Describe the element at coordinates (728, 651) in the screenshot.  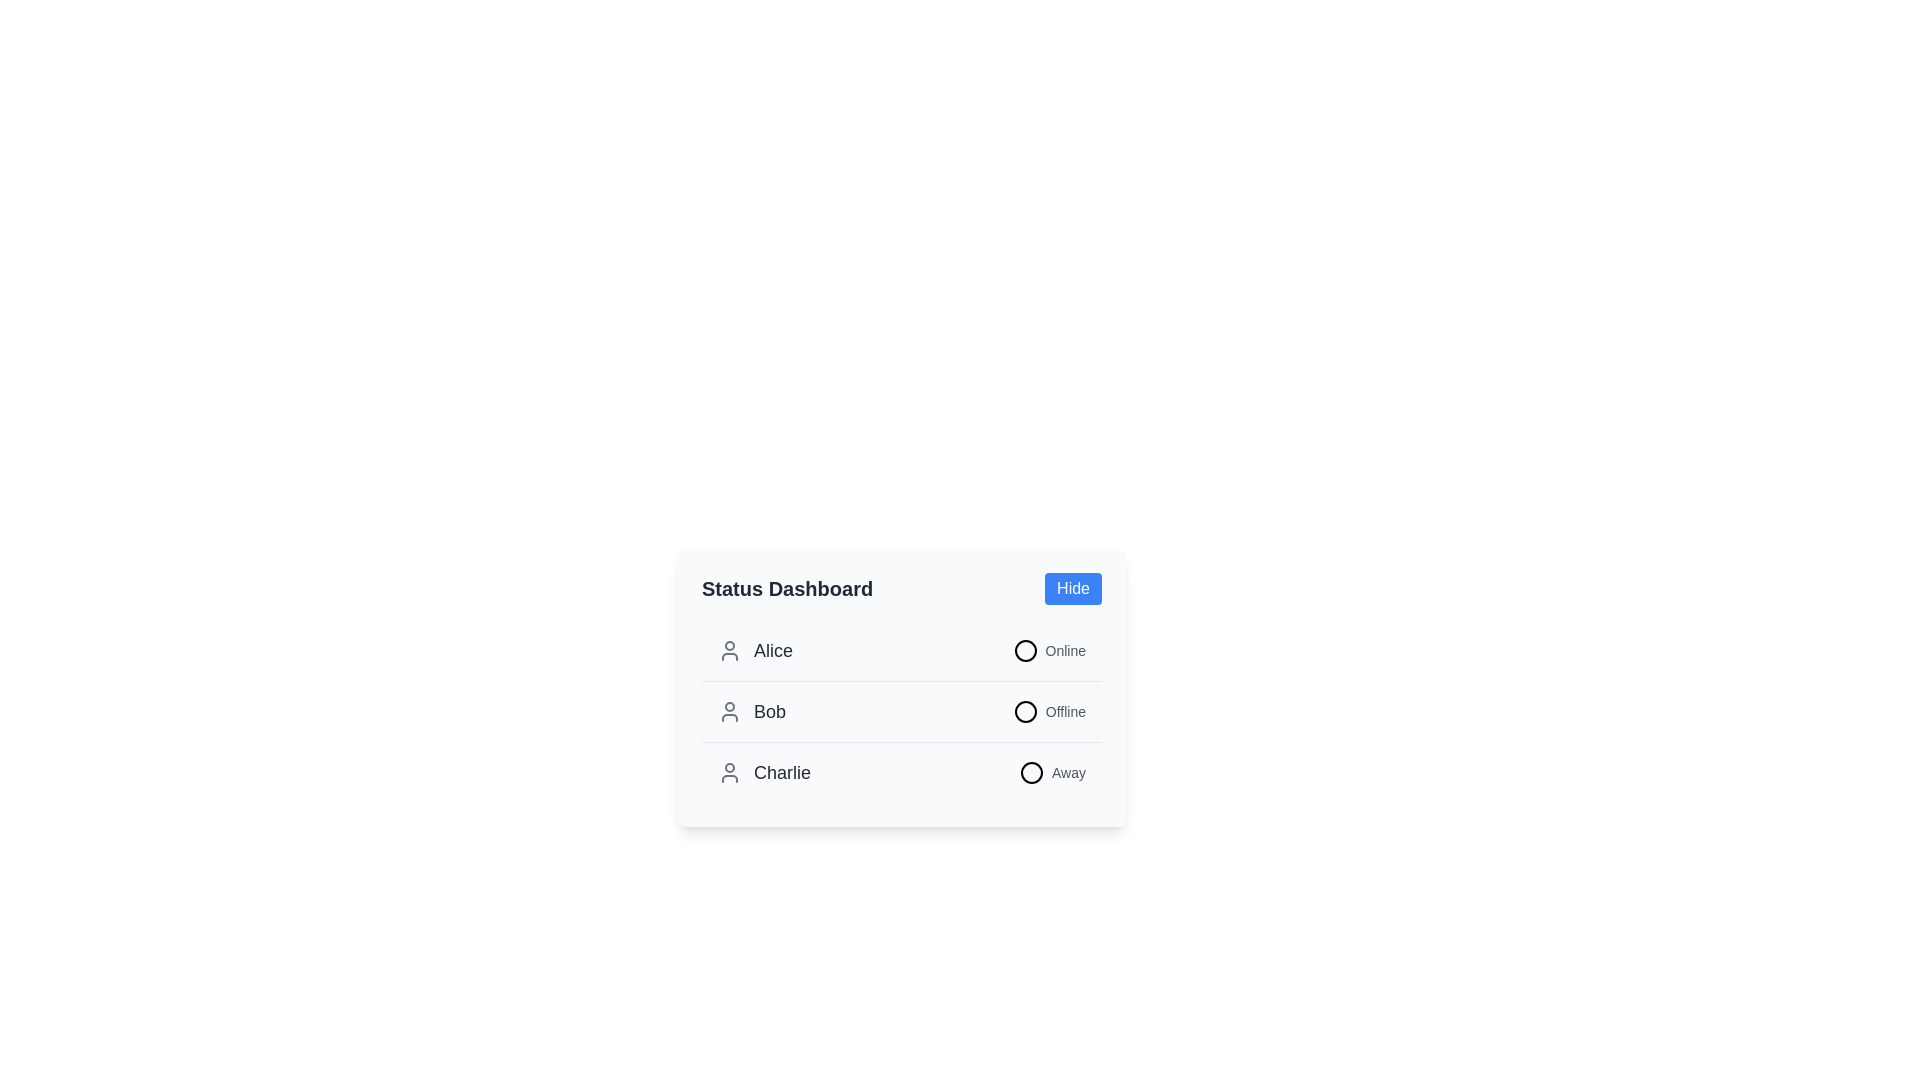
I see `the User Icon representing the user preceding the name 'Alice' in the first row of the 'Status Dashboard'` at that location.